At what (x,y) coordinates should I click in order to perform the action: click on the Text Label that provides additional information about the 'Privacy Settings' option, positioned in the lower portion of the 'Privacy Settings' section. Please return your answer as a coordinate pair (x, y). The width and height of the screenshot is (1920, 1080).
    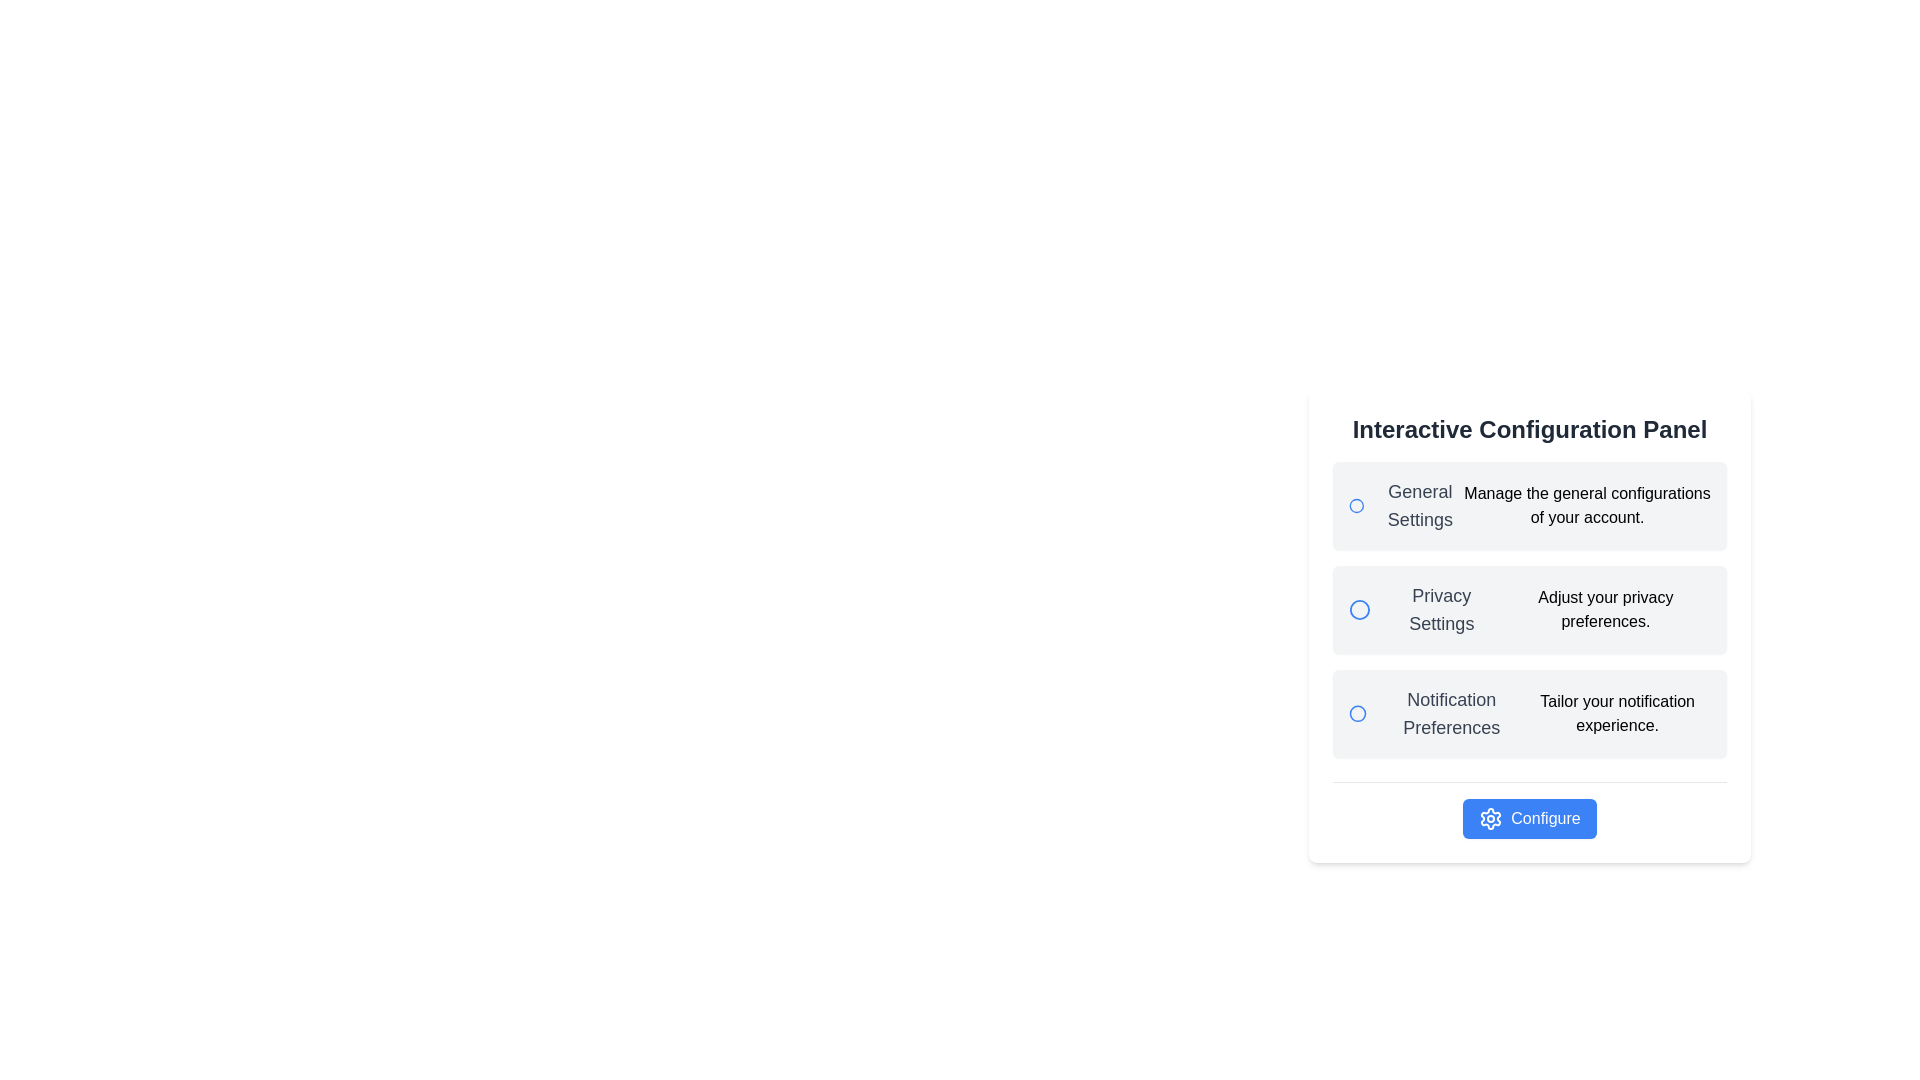
    Looking at the image, I should click on (1605, 608).